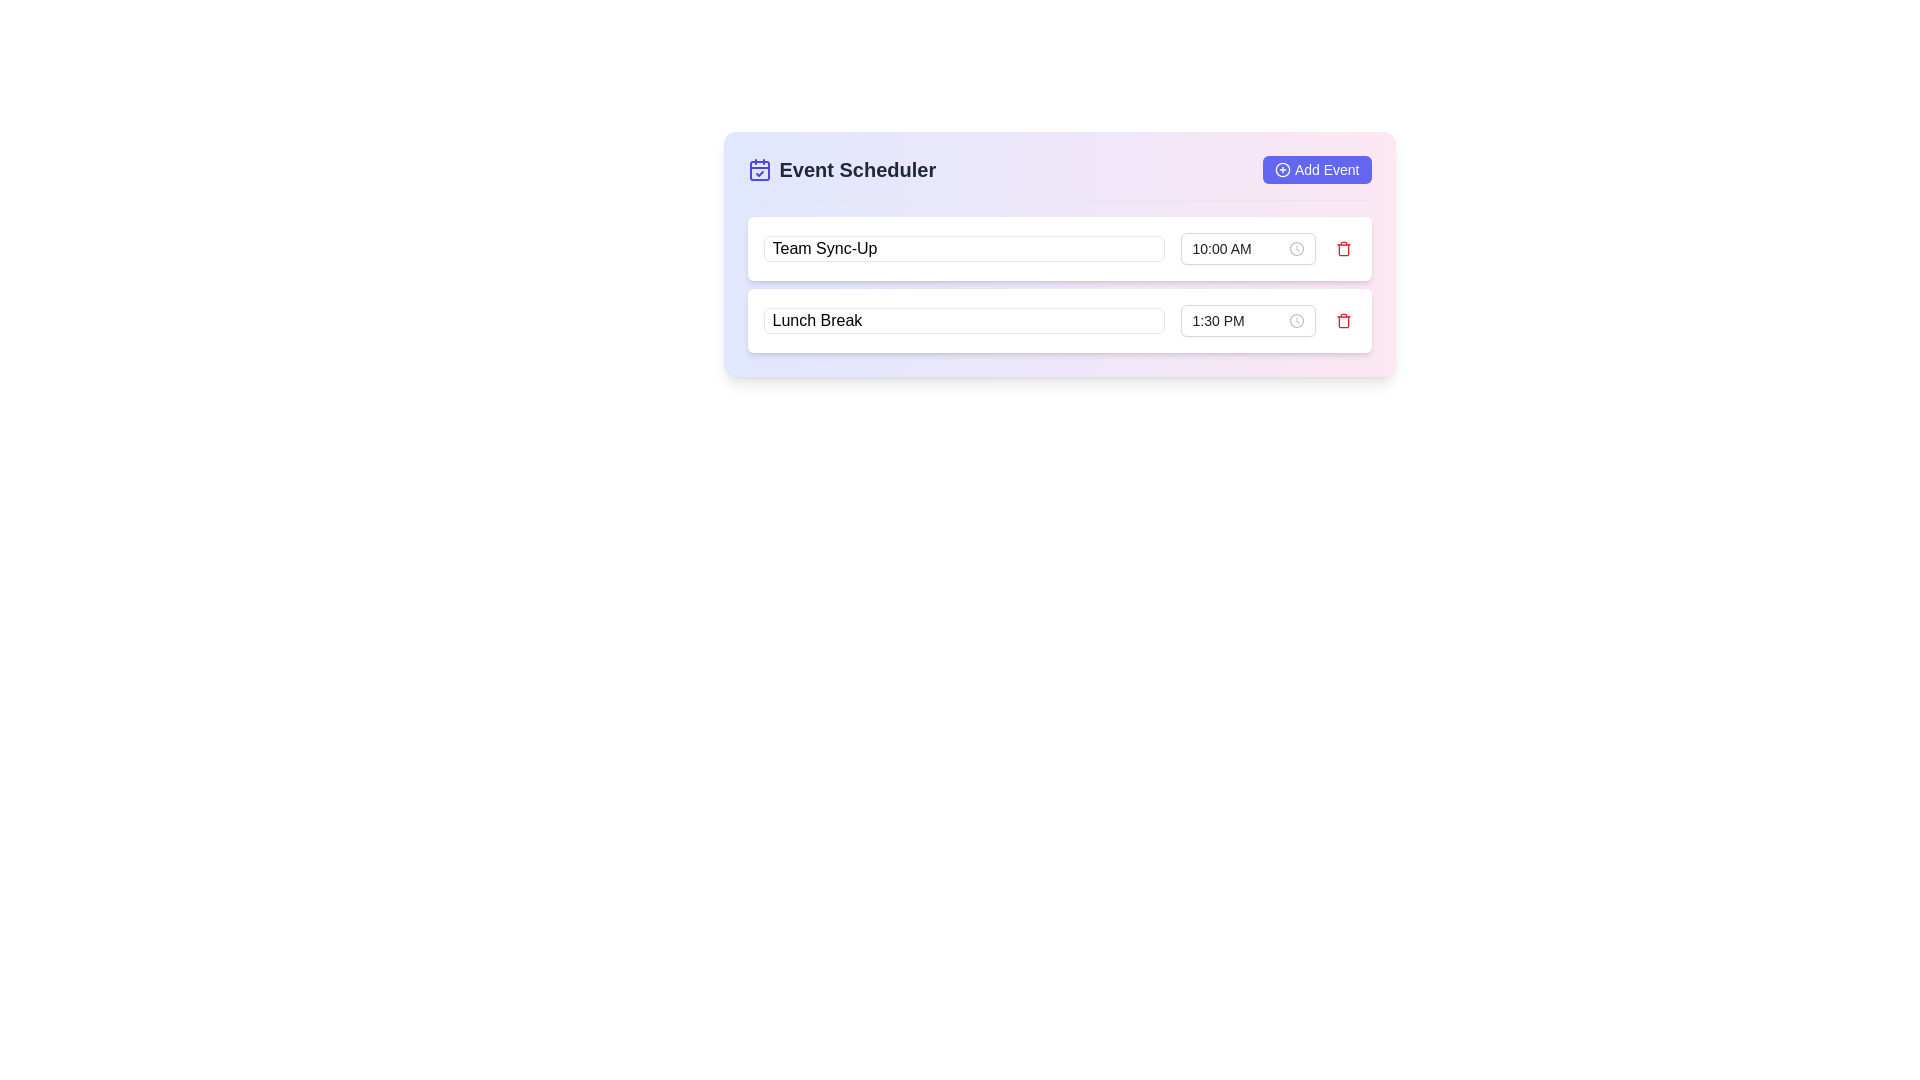 Image resolution: width=1920 pixels, height=1080 pixels. What do you see at coordinates (1316, 168) in the screenshot?
I see `the 'Add Event' button with a rounded indigo background and a plus icon to initiate the addition of a new event` at bounding box center [1316, 168].